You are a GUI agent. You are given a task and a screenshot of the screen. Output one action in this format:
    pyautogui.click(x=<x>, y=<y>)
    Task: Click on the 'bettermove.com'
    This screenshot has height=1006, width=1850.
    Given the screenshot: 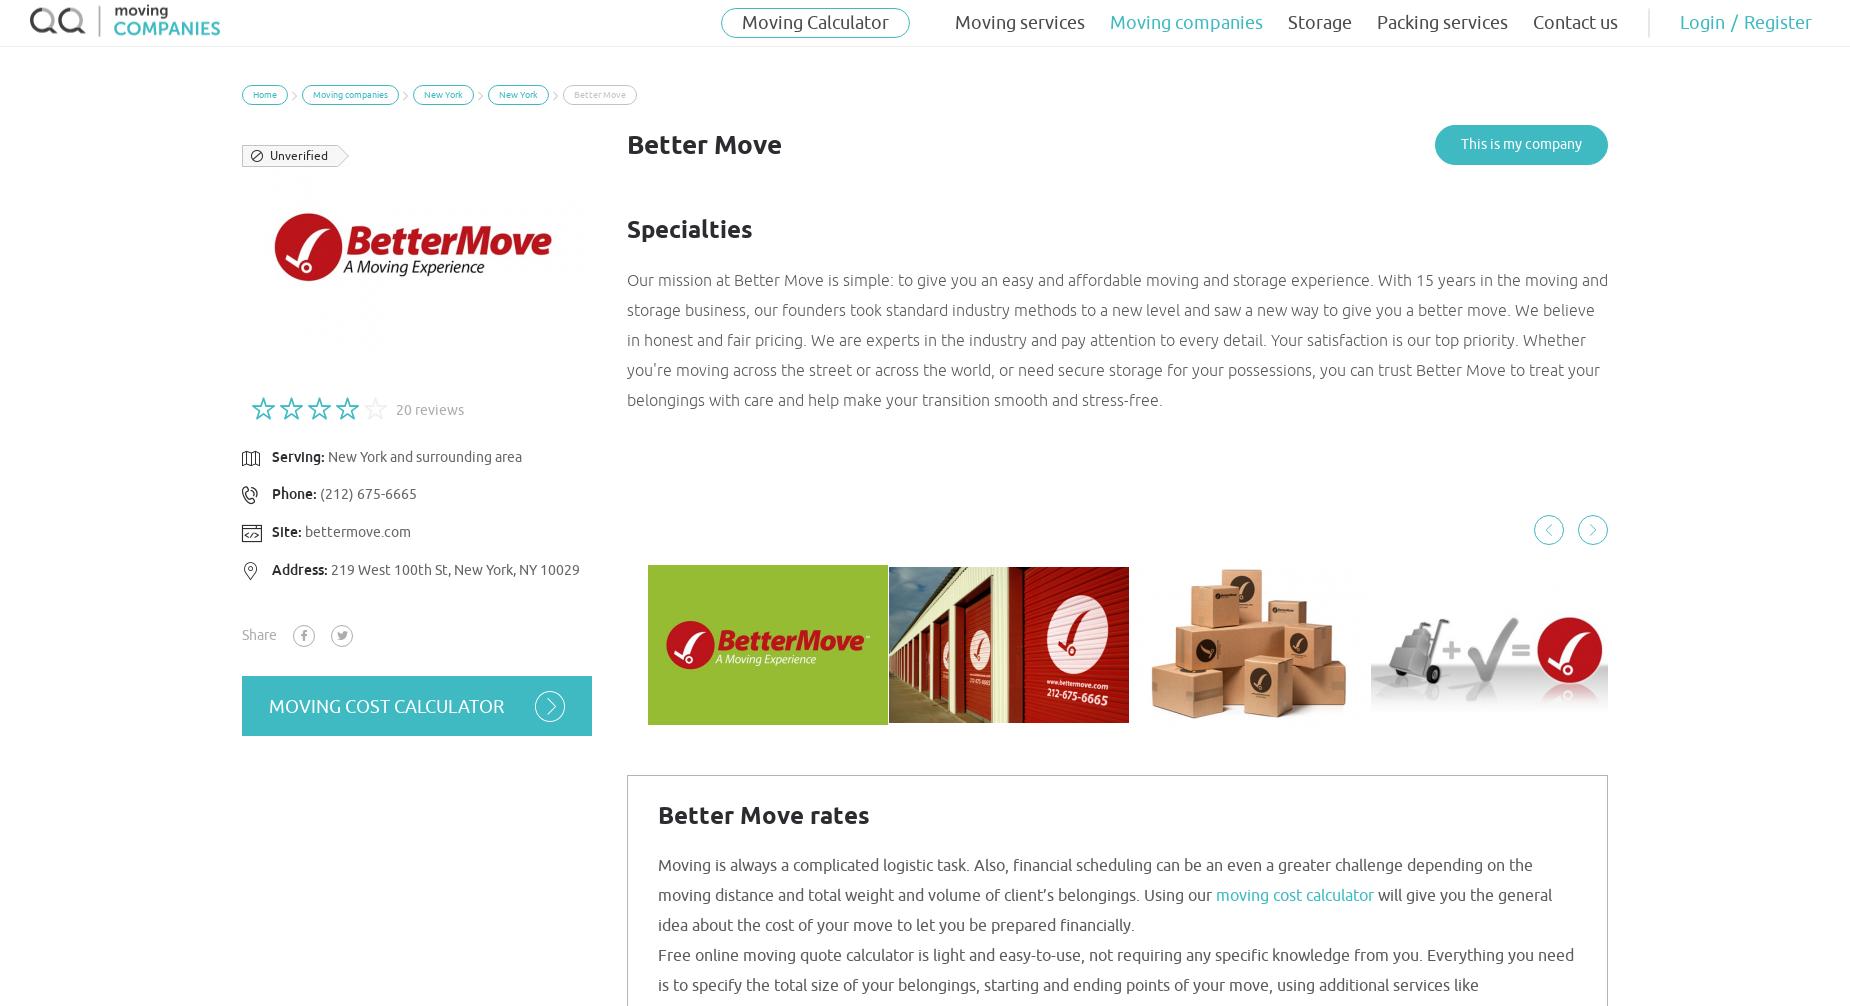 What is the action you would take?
    pyautogui.click(x=356, y=532)
    